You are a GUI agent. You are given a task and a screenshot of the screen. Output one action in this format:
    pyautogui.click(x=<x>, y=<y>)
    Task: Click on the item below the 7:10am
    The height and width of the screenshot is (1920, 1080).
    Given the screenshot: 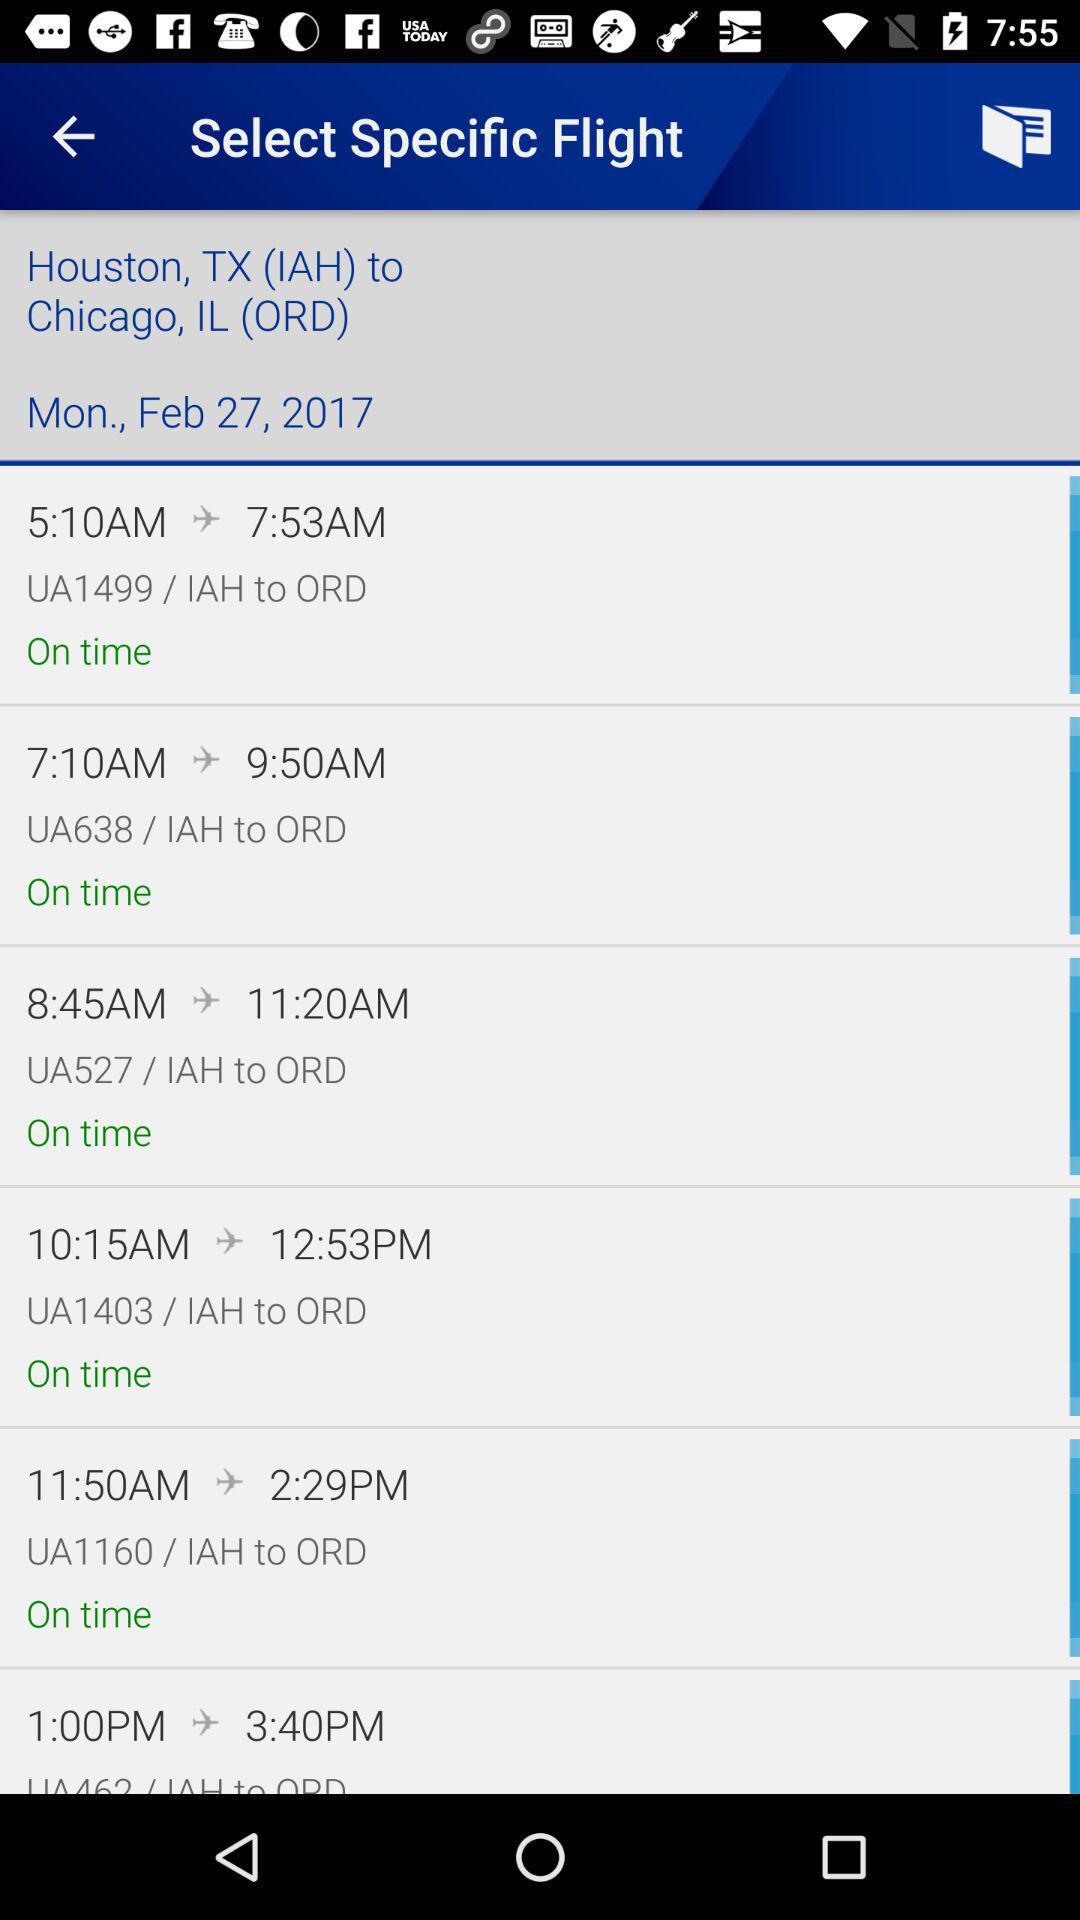 What is the action you would take?
    pyautogui.click(x=186, y=827)
    